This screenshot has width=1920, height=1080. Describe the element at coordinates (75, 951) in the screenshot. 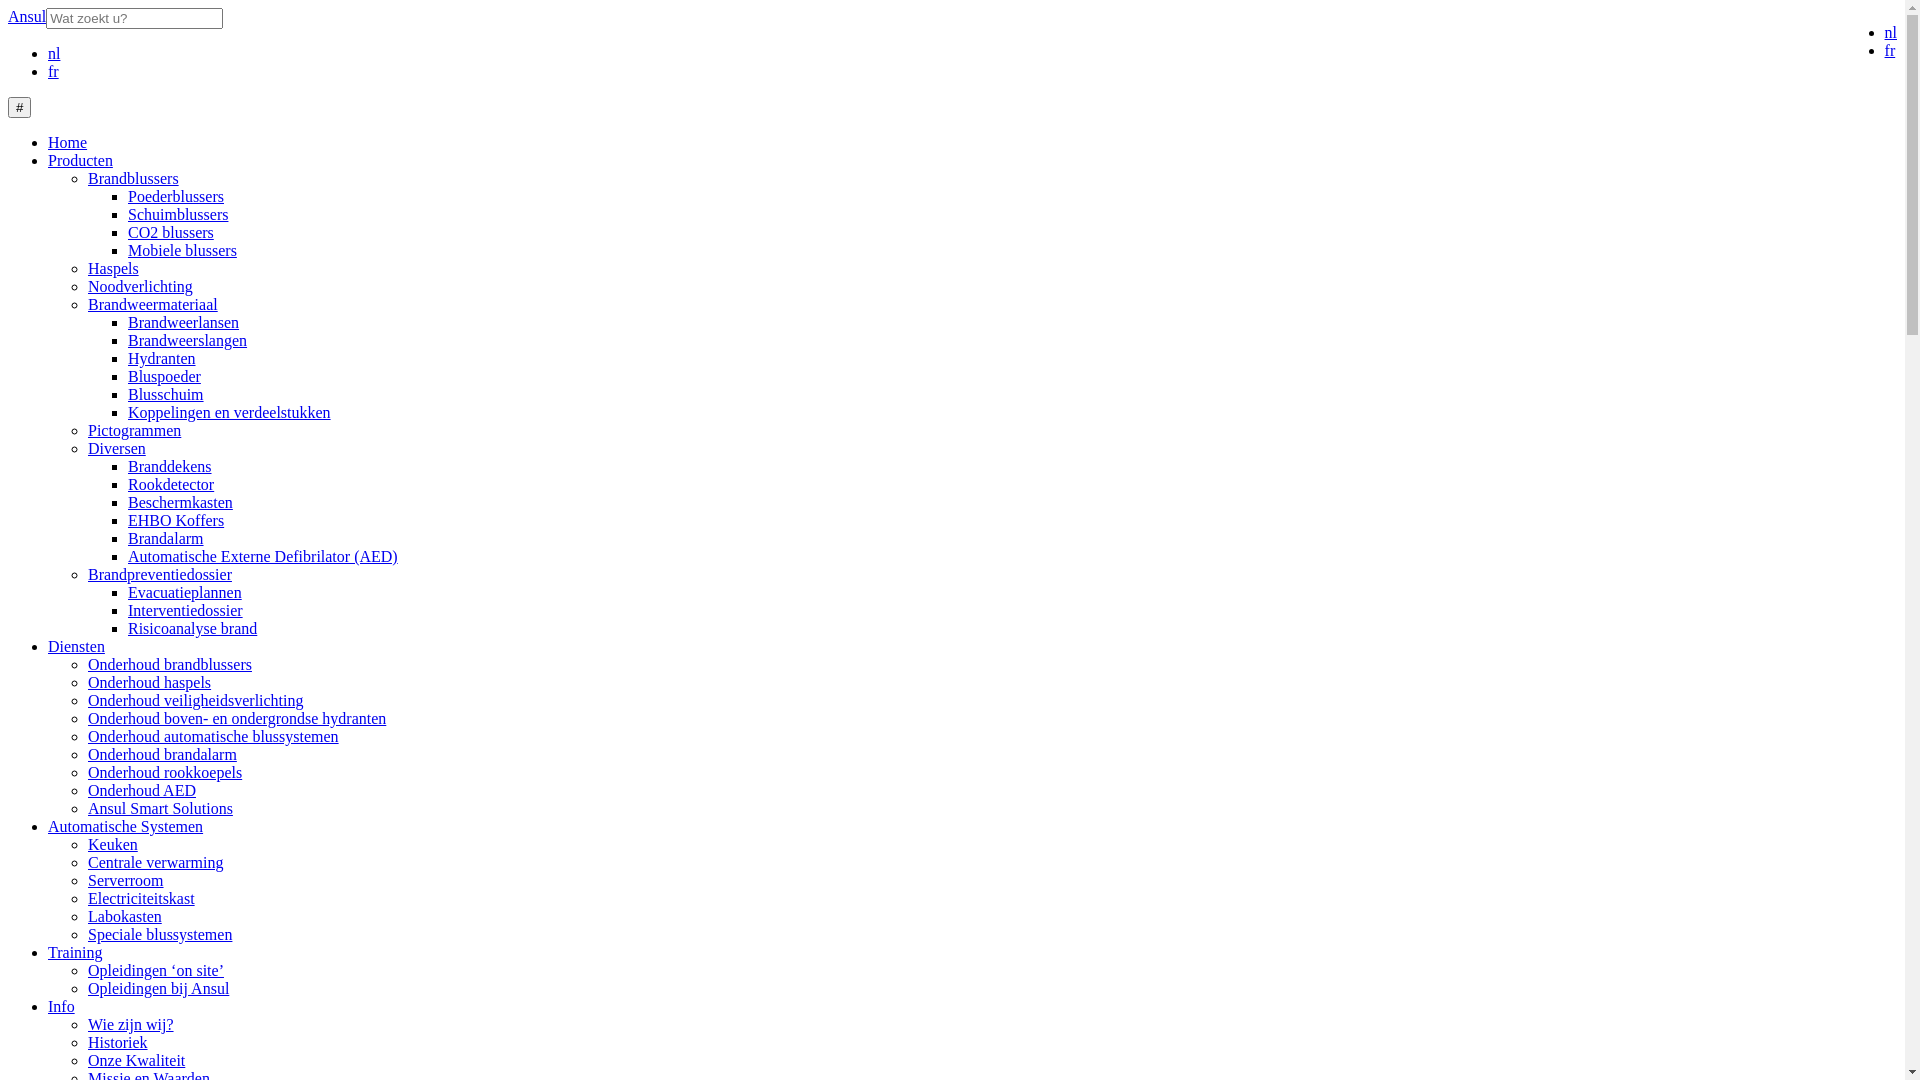

I see `'Training'` at that location.